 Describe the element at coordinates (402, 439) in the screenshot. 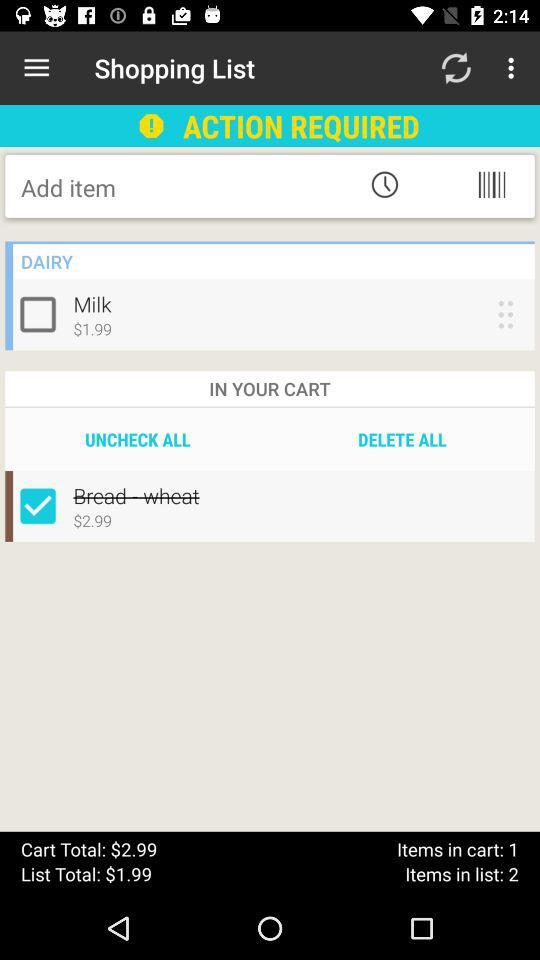

I see `item next to the uncheck all` at that location.